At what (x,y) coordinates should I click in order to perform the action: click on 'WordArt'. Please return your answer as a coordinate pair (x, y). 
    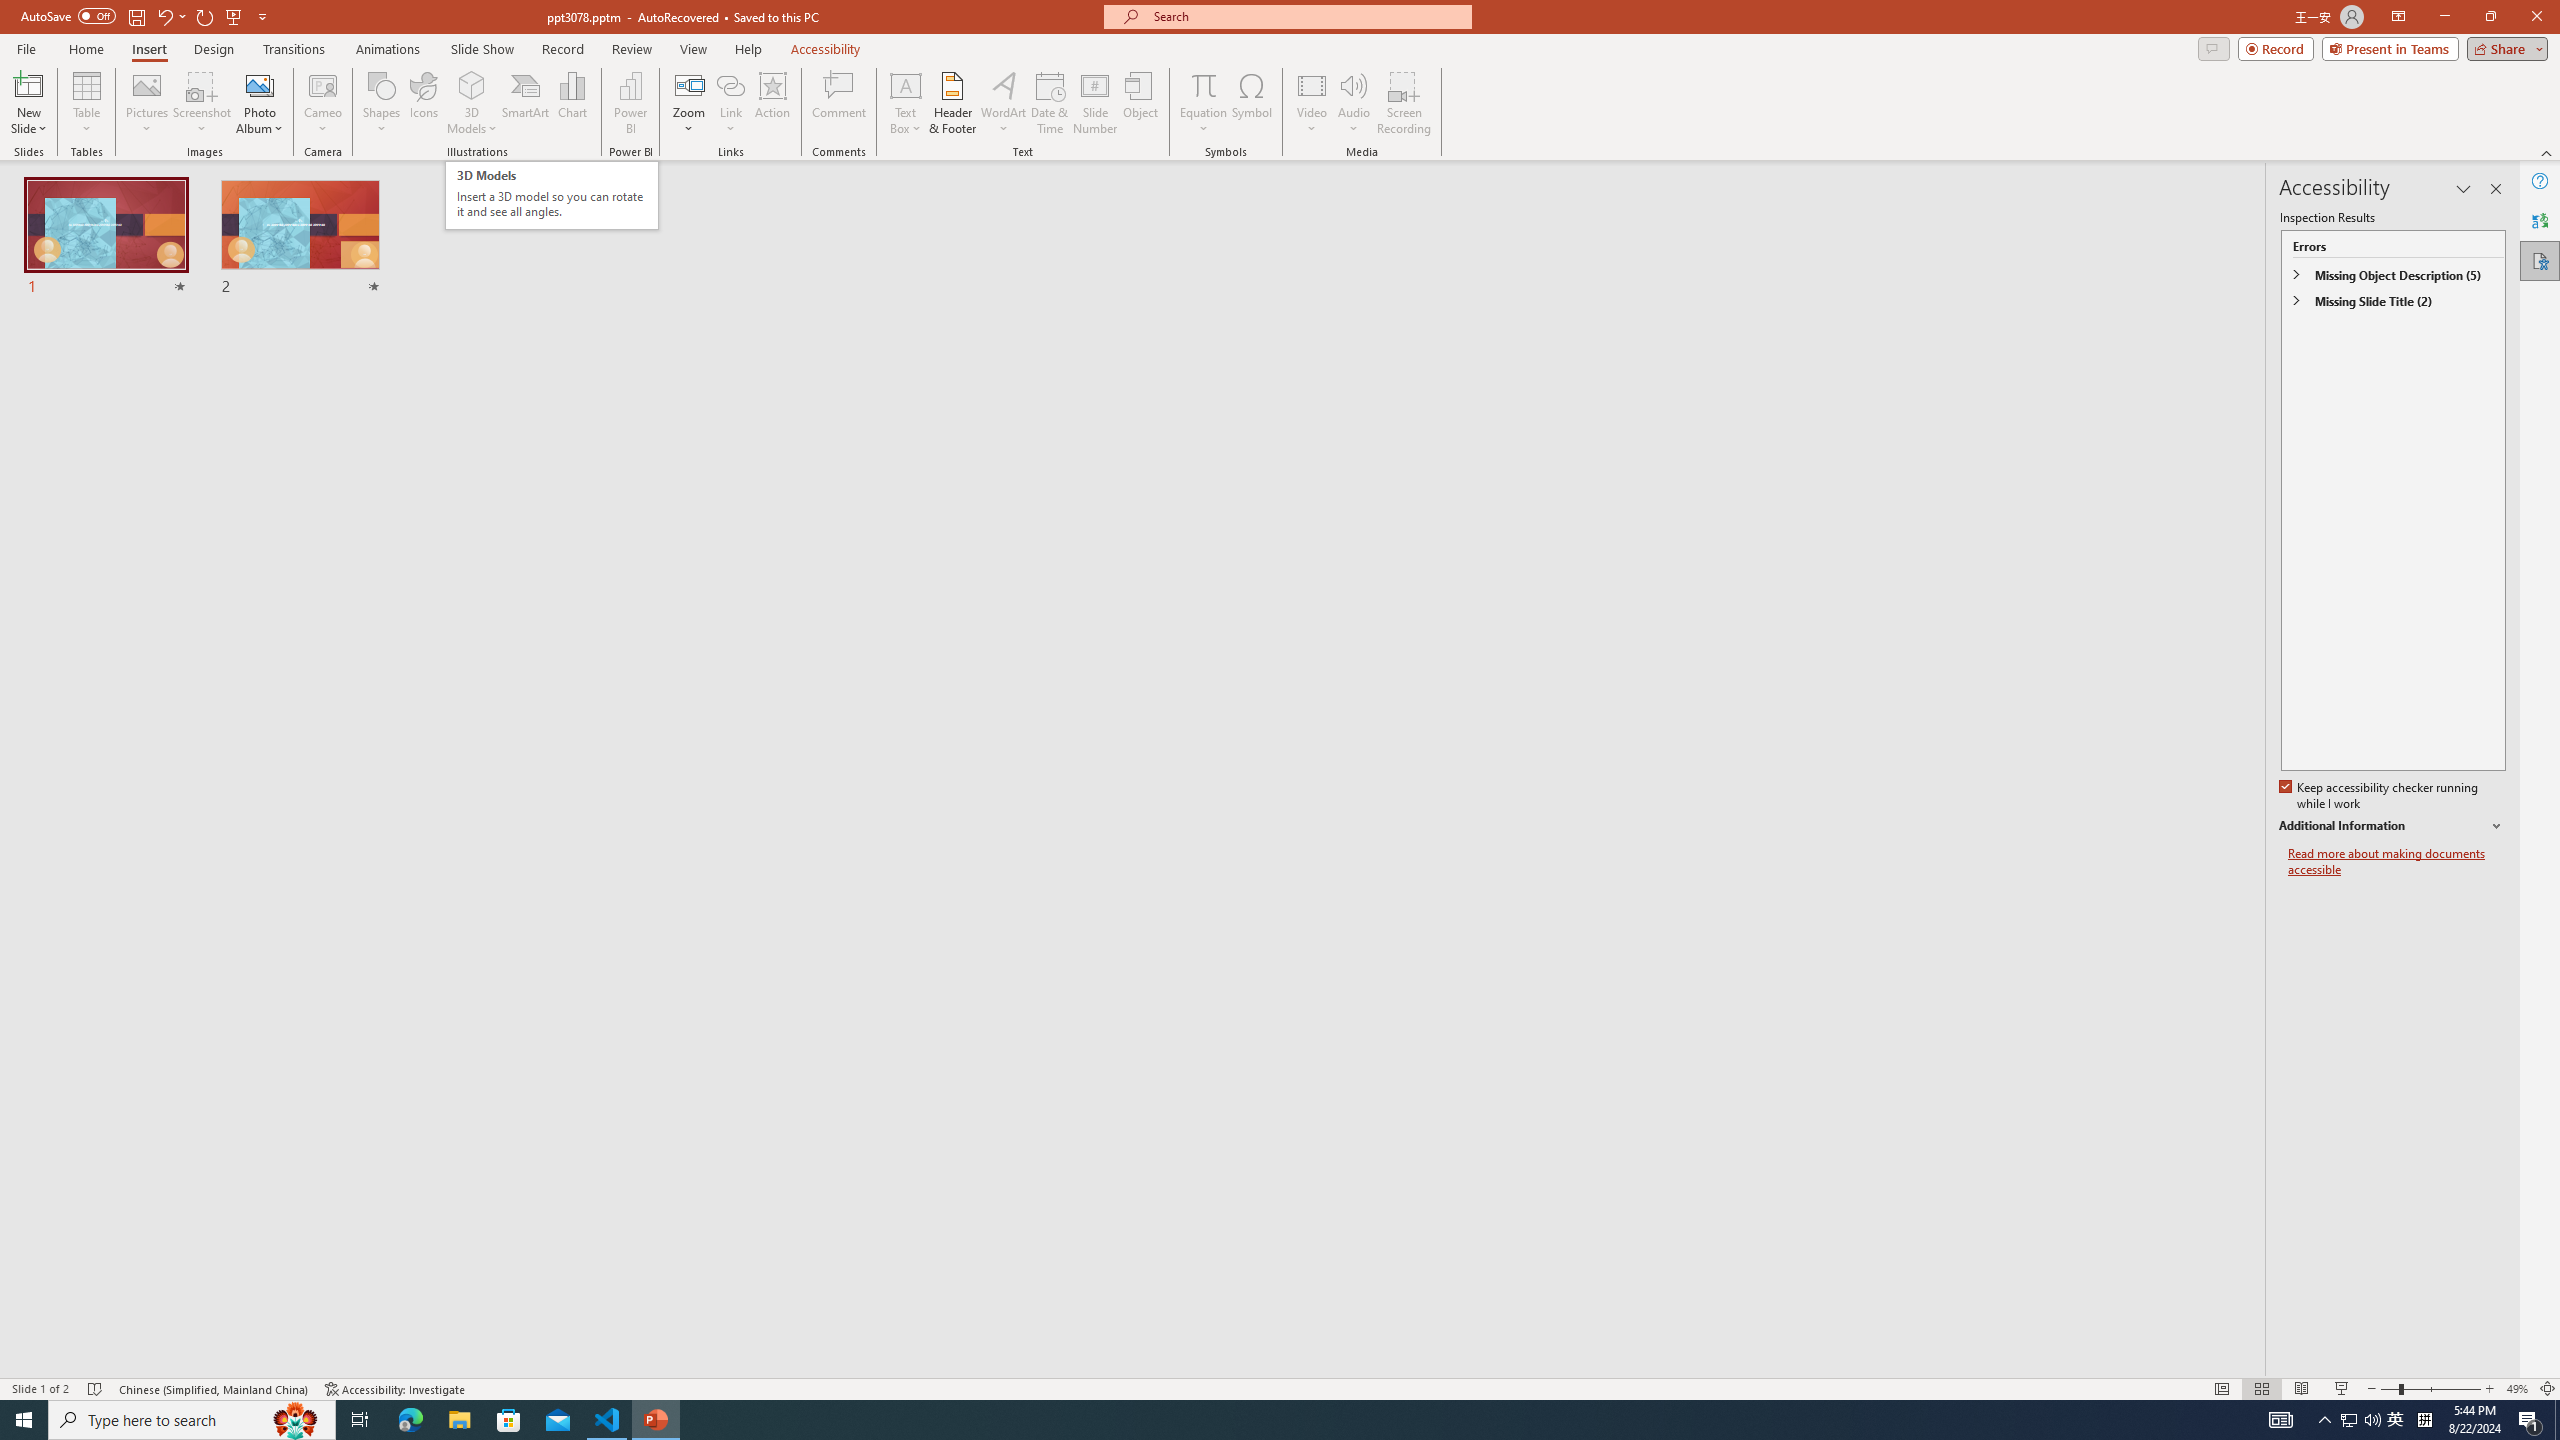
    Looking at the image, I should click on (1002, 103).